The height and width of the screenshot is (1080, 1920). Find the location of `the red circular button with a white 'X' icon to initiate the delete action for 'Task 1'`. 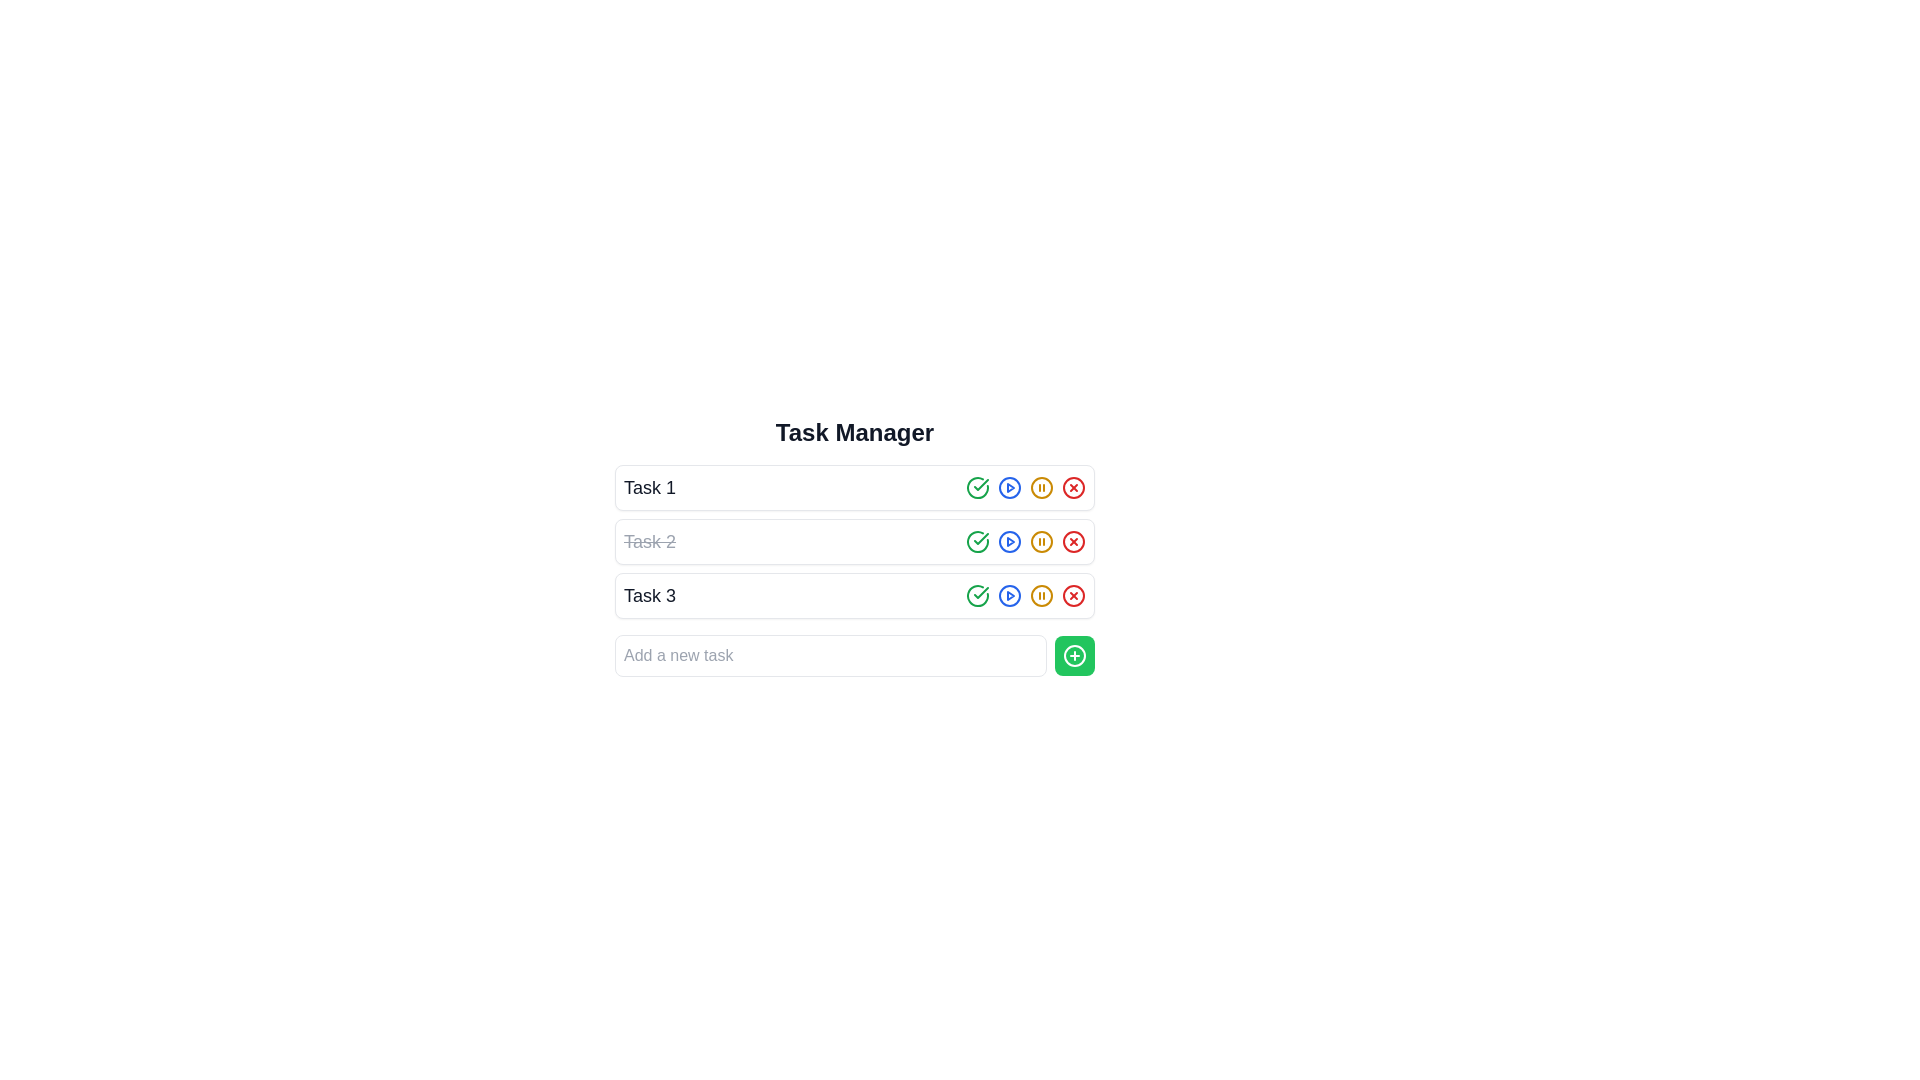

the red circular button with a white 'X' icon to initiate the delete action for 'Task 1' is located at coordinates (1073, 488).